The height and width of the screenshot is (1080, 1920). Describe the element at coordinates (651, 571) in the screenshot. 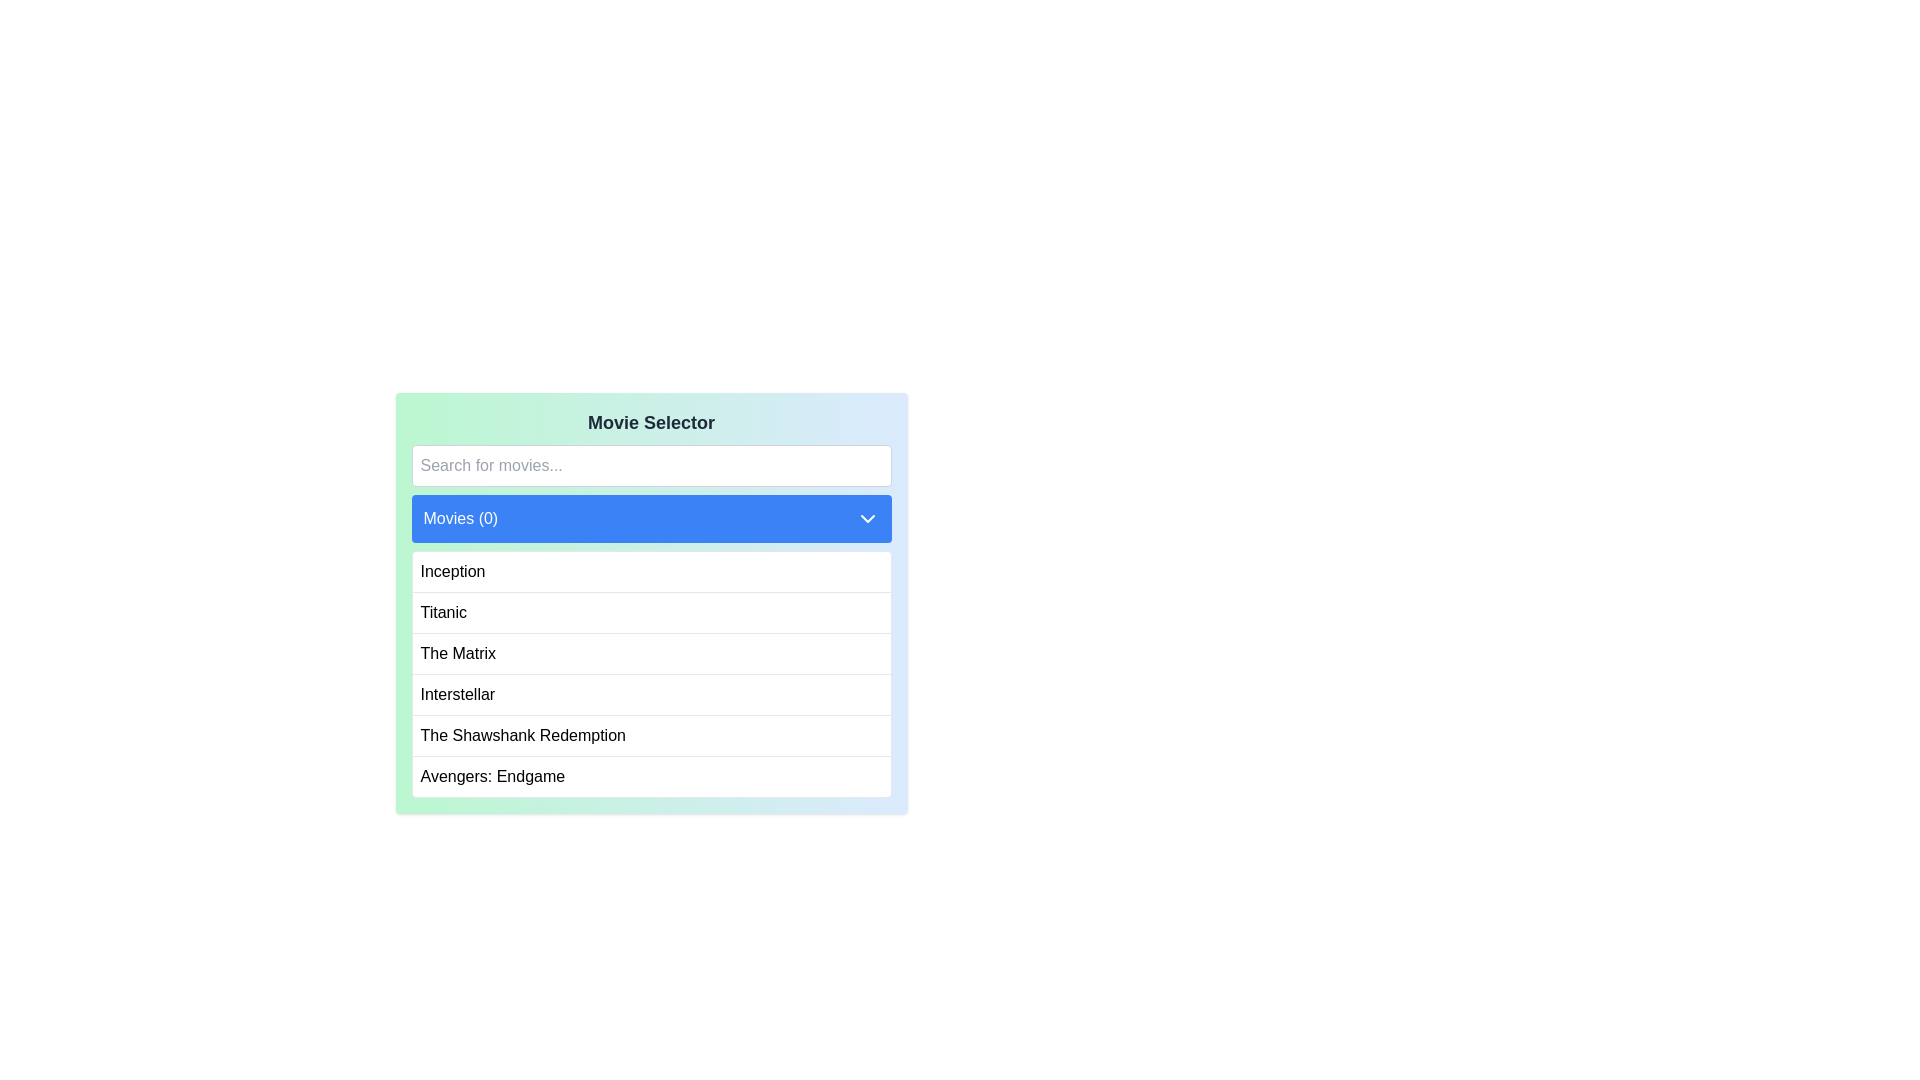

I see `the first movie title in the dropdown menu labeled 'Movie Selector'` at that location.